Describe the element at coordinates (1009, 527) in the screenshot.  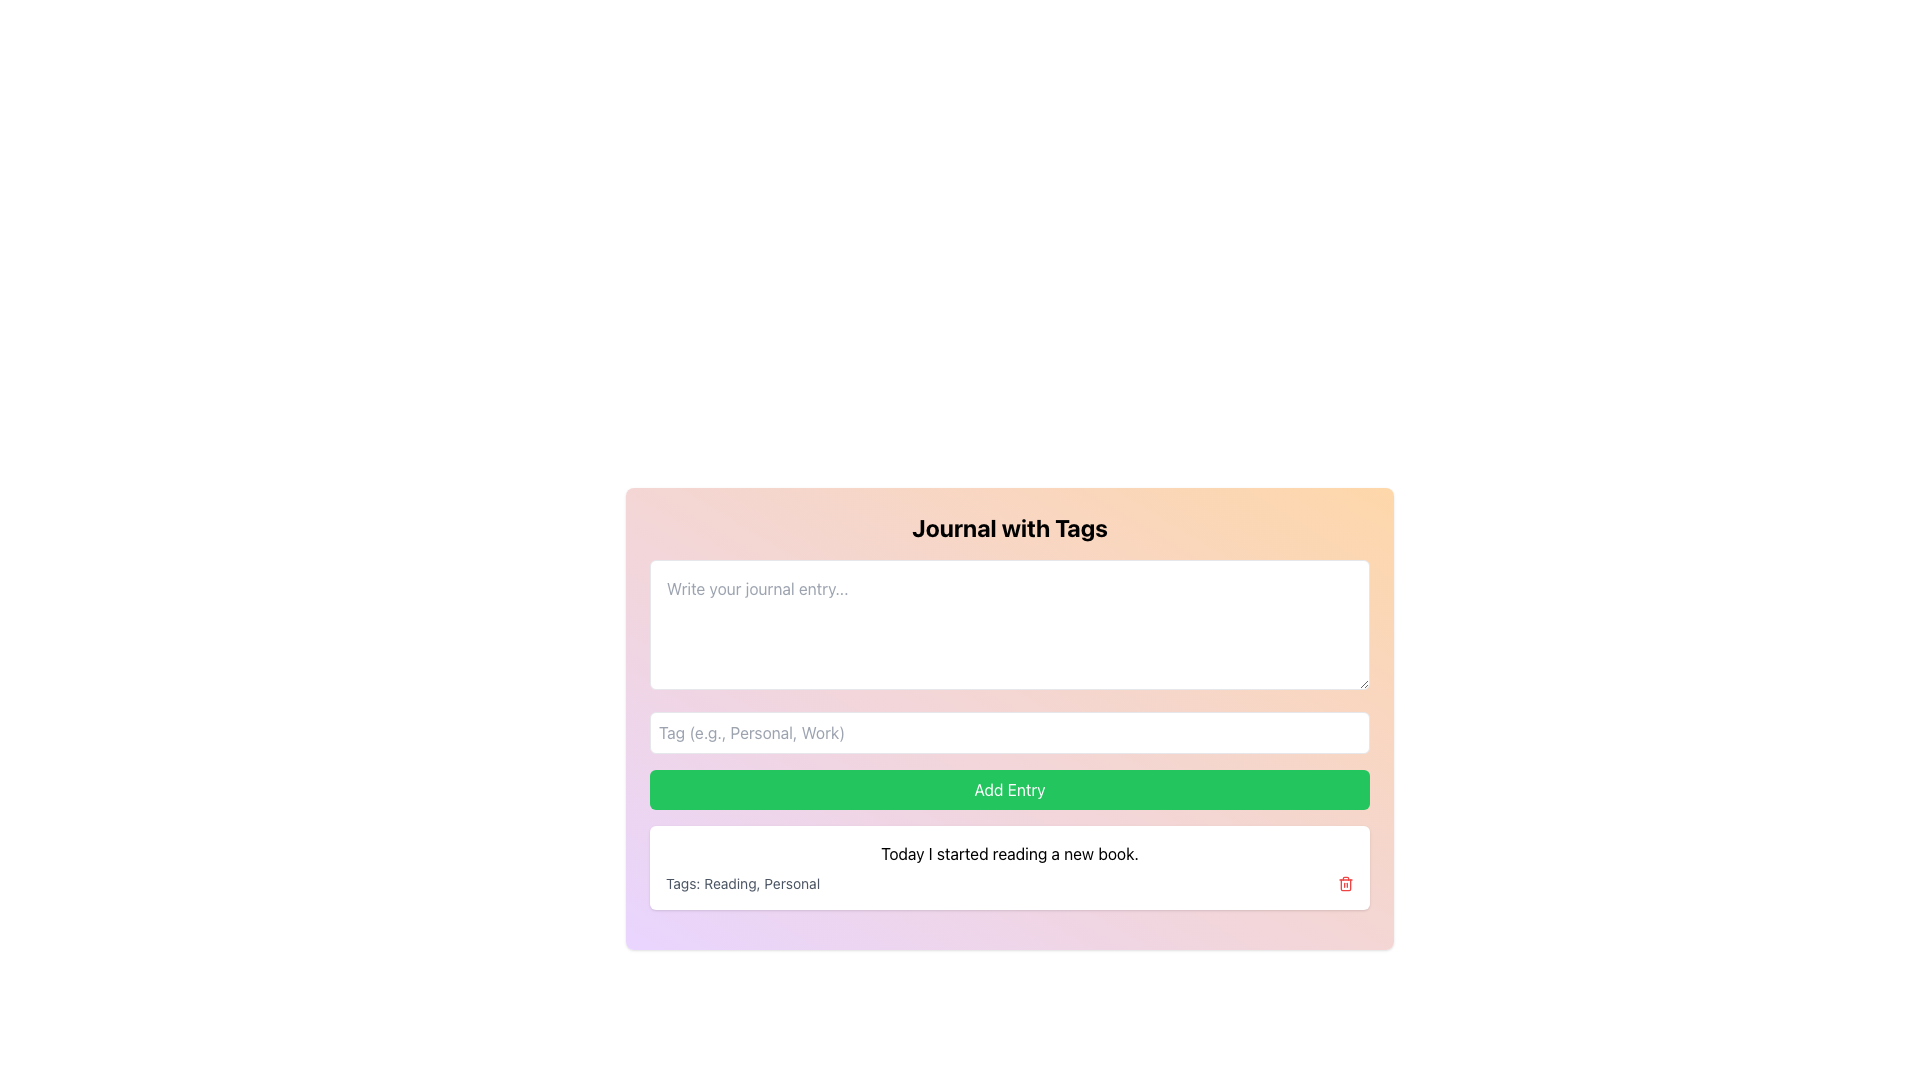
I see `the heading element displaying 'Journal with Tags', which is a bold, large-sized text in black font located at the top of a gradient-styled card` at that location.